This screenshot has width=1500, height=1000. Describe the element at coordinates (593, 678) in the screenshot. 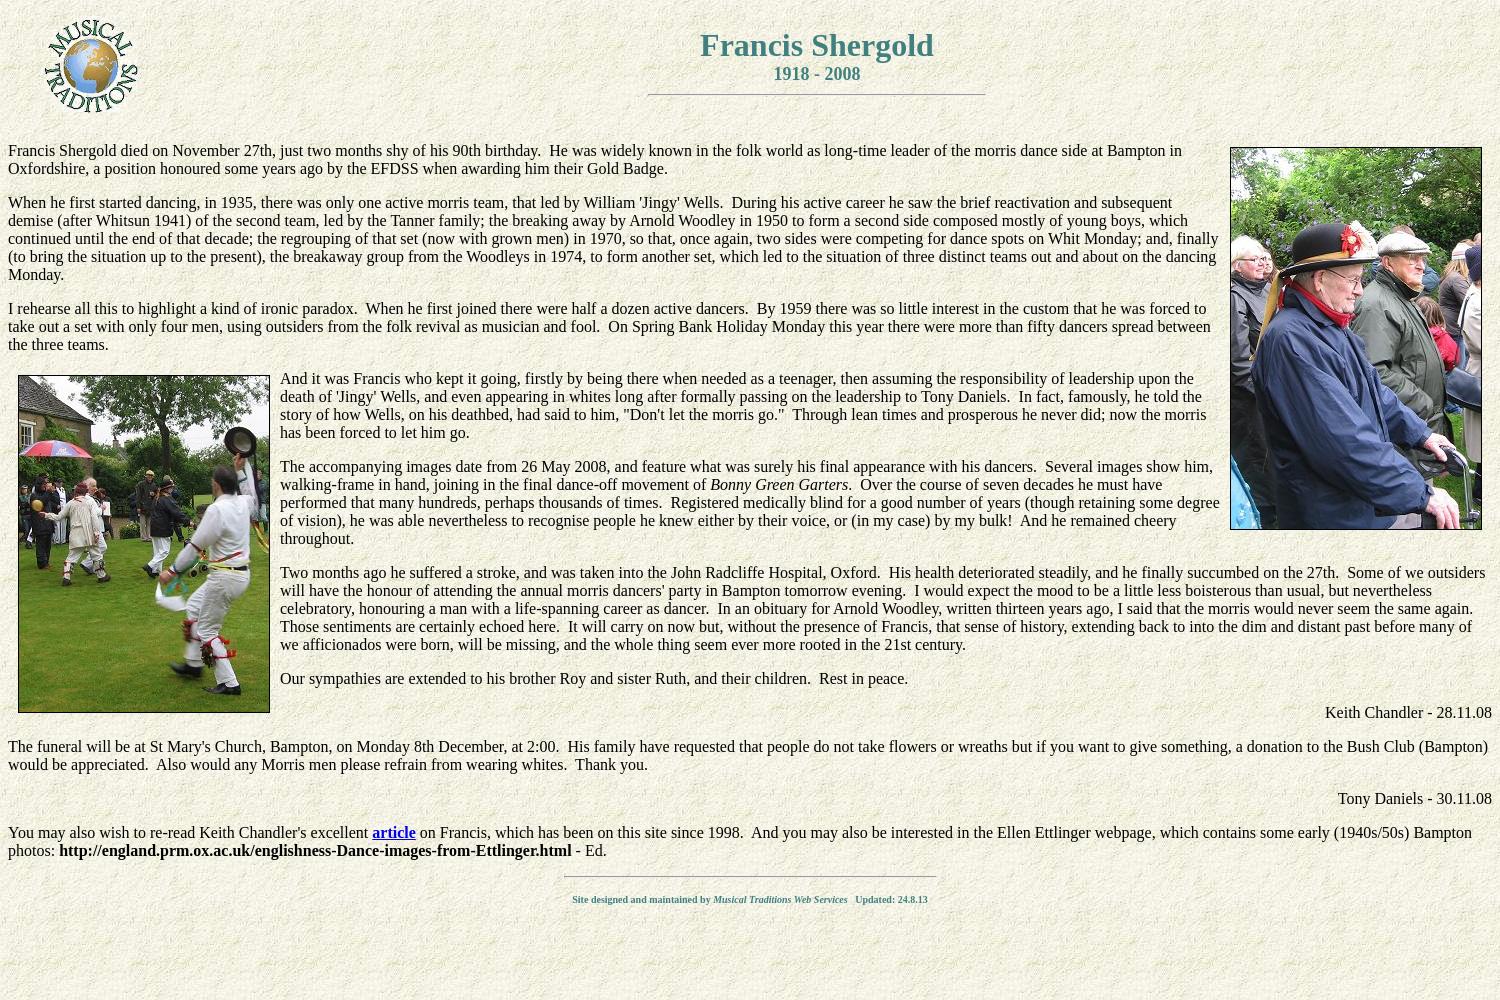

I see `'Our sympathies are extended to his brother Roy and sister Ruth, and their children.  Rest in peace.'` at that location.